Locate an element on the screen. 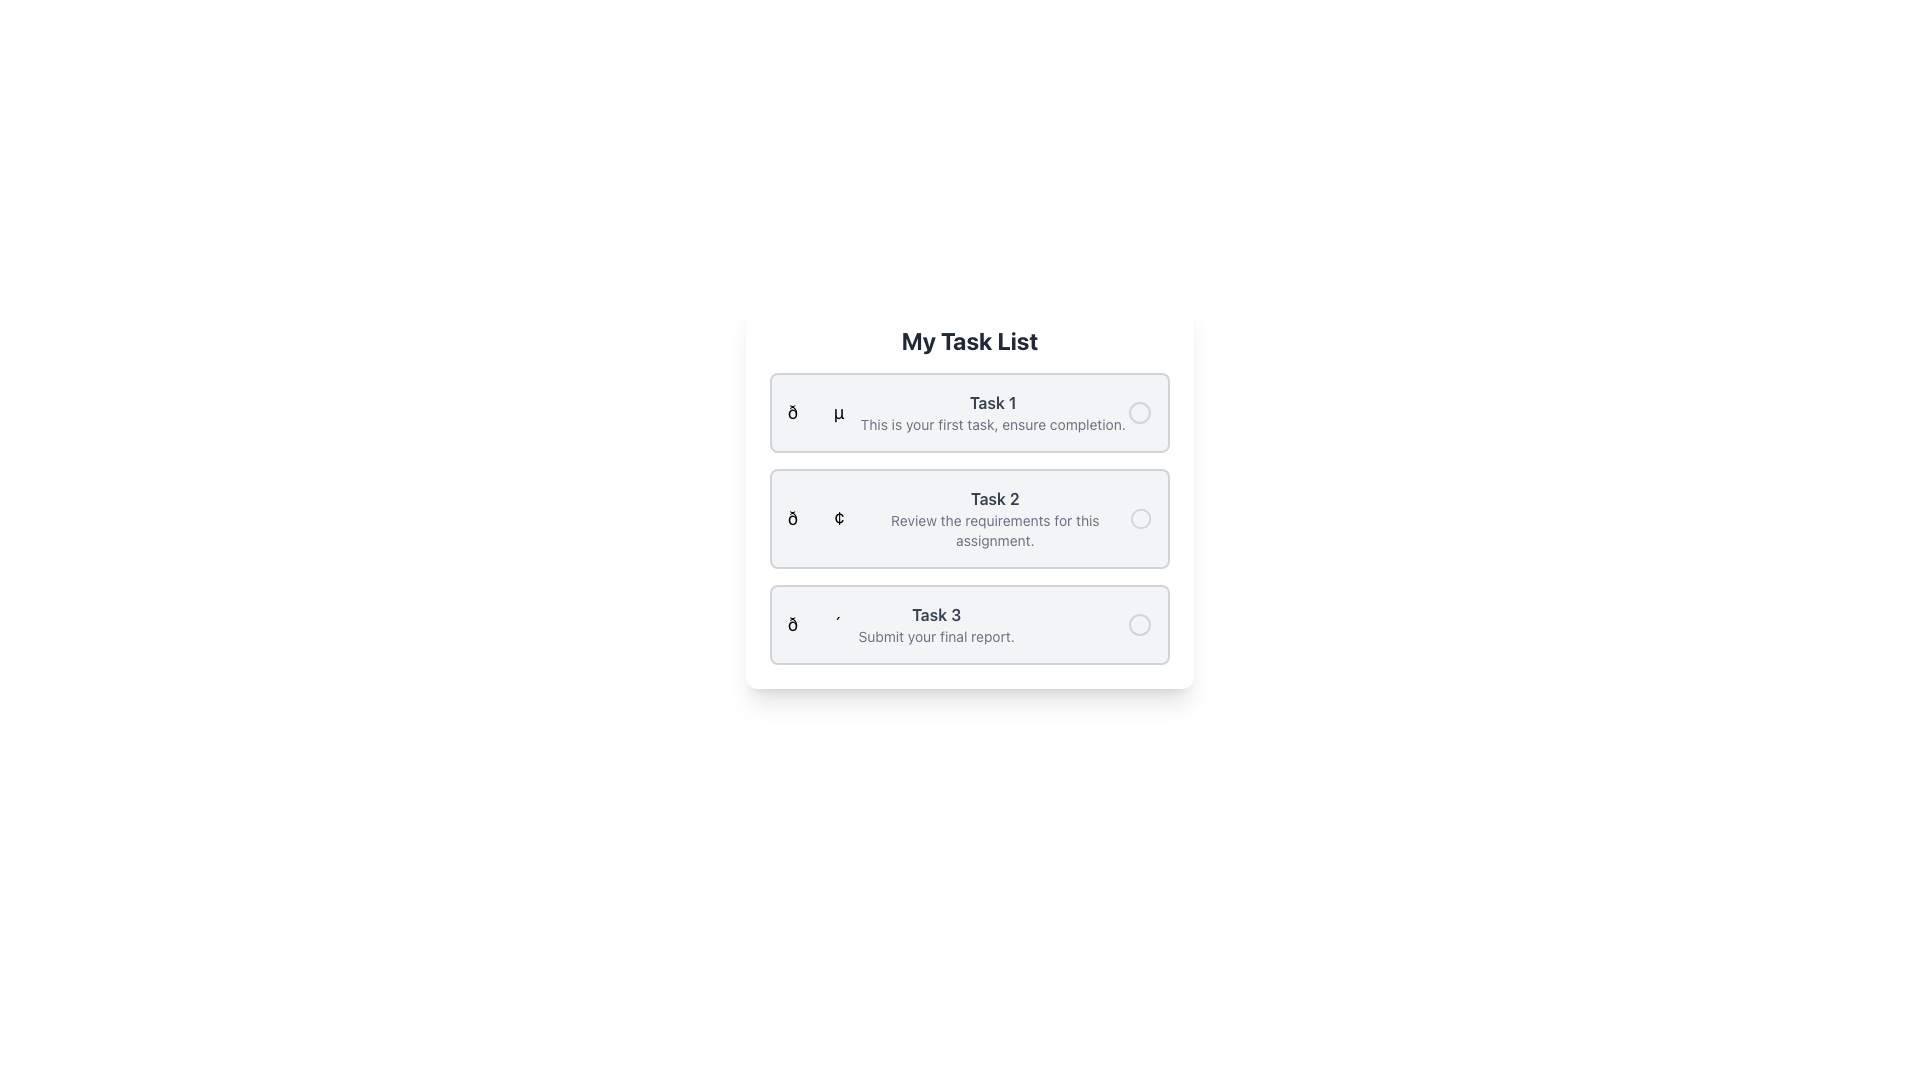  the text label that reads 'Submit your final report.' located below the title 'Task 3' to indicate a secondary descriptive nature is located at coordinates (935, 636).